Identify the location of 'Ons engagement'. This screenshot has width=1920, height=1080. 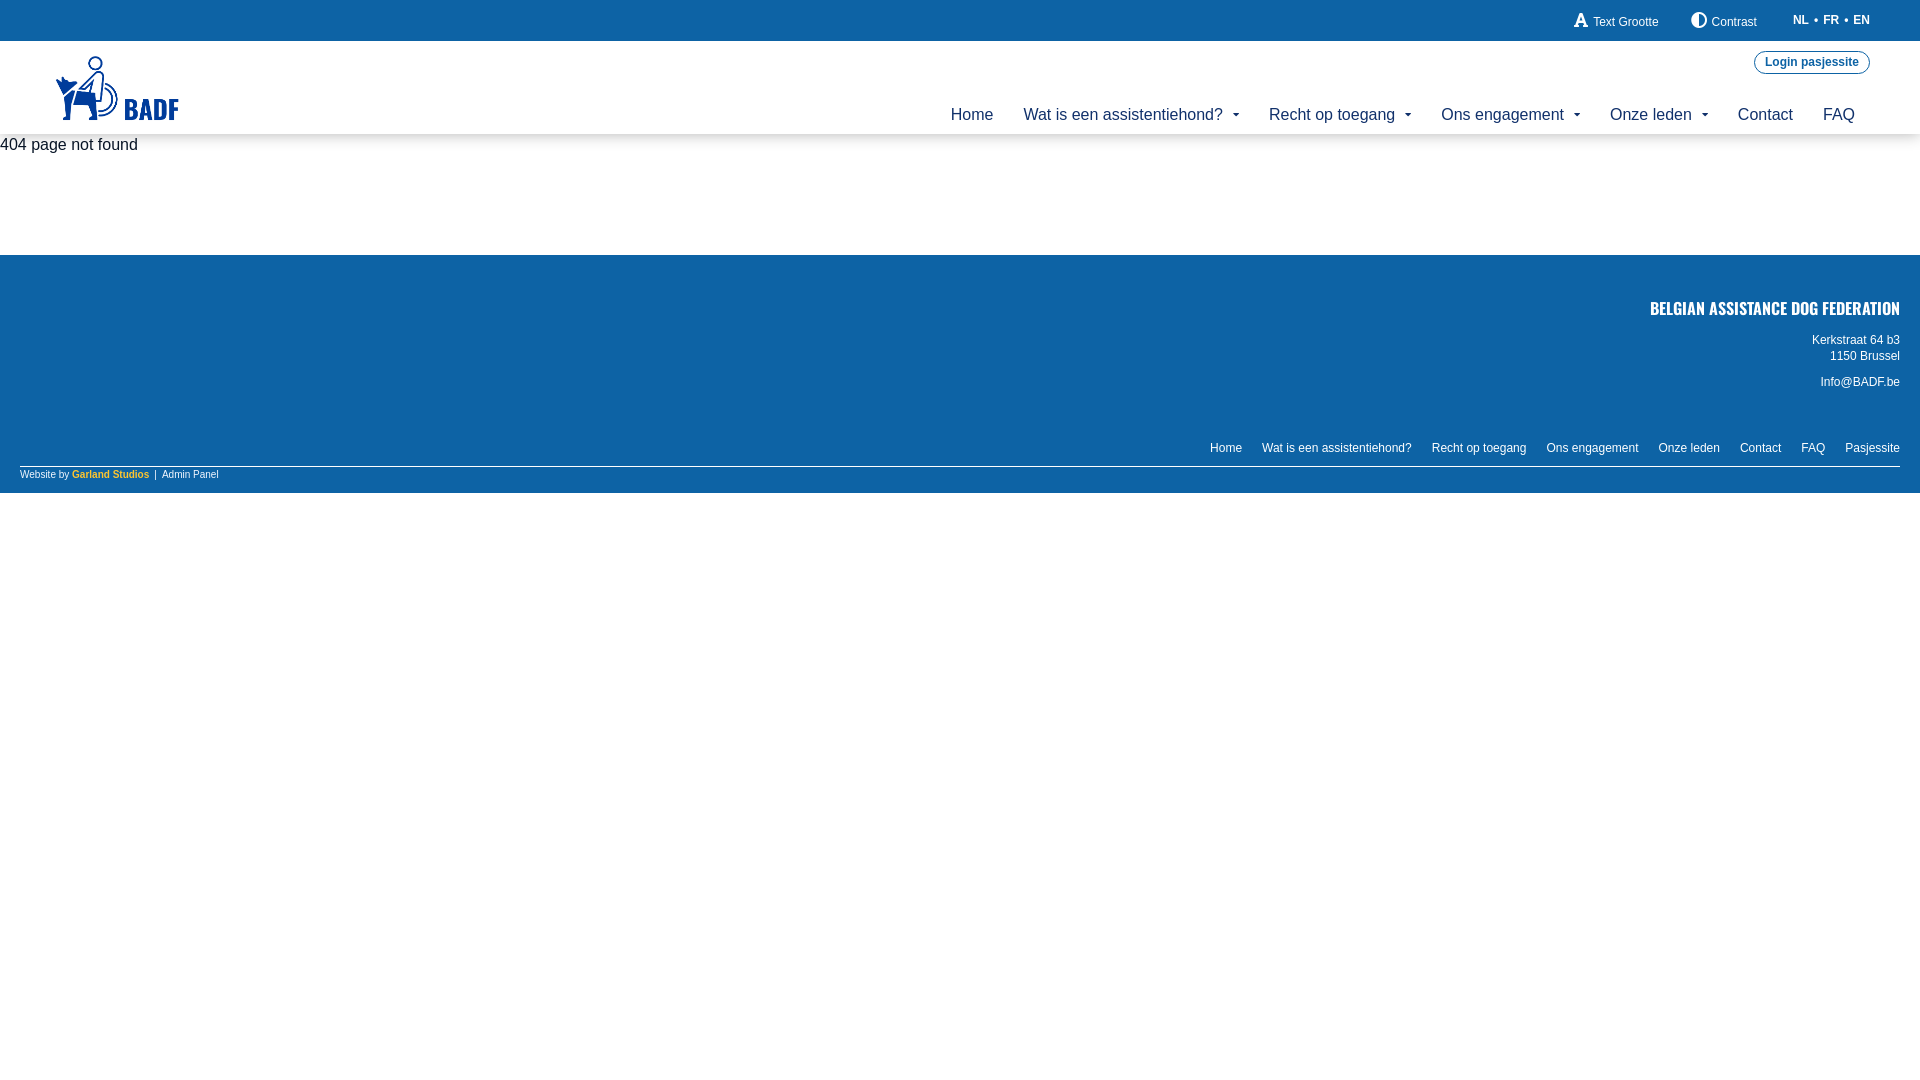
(1510, 114).